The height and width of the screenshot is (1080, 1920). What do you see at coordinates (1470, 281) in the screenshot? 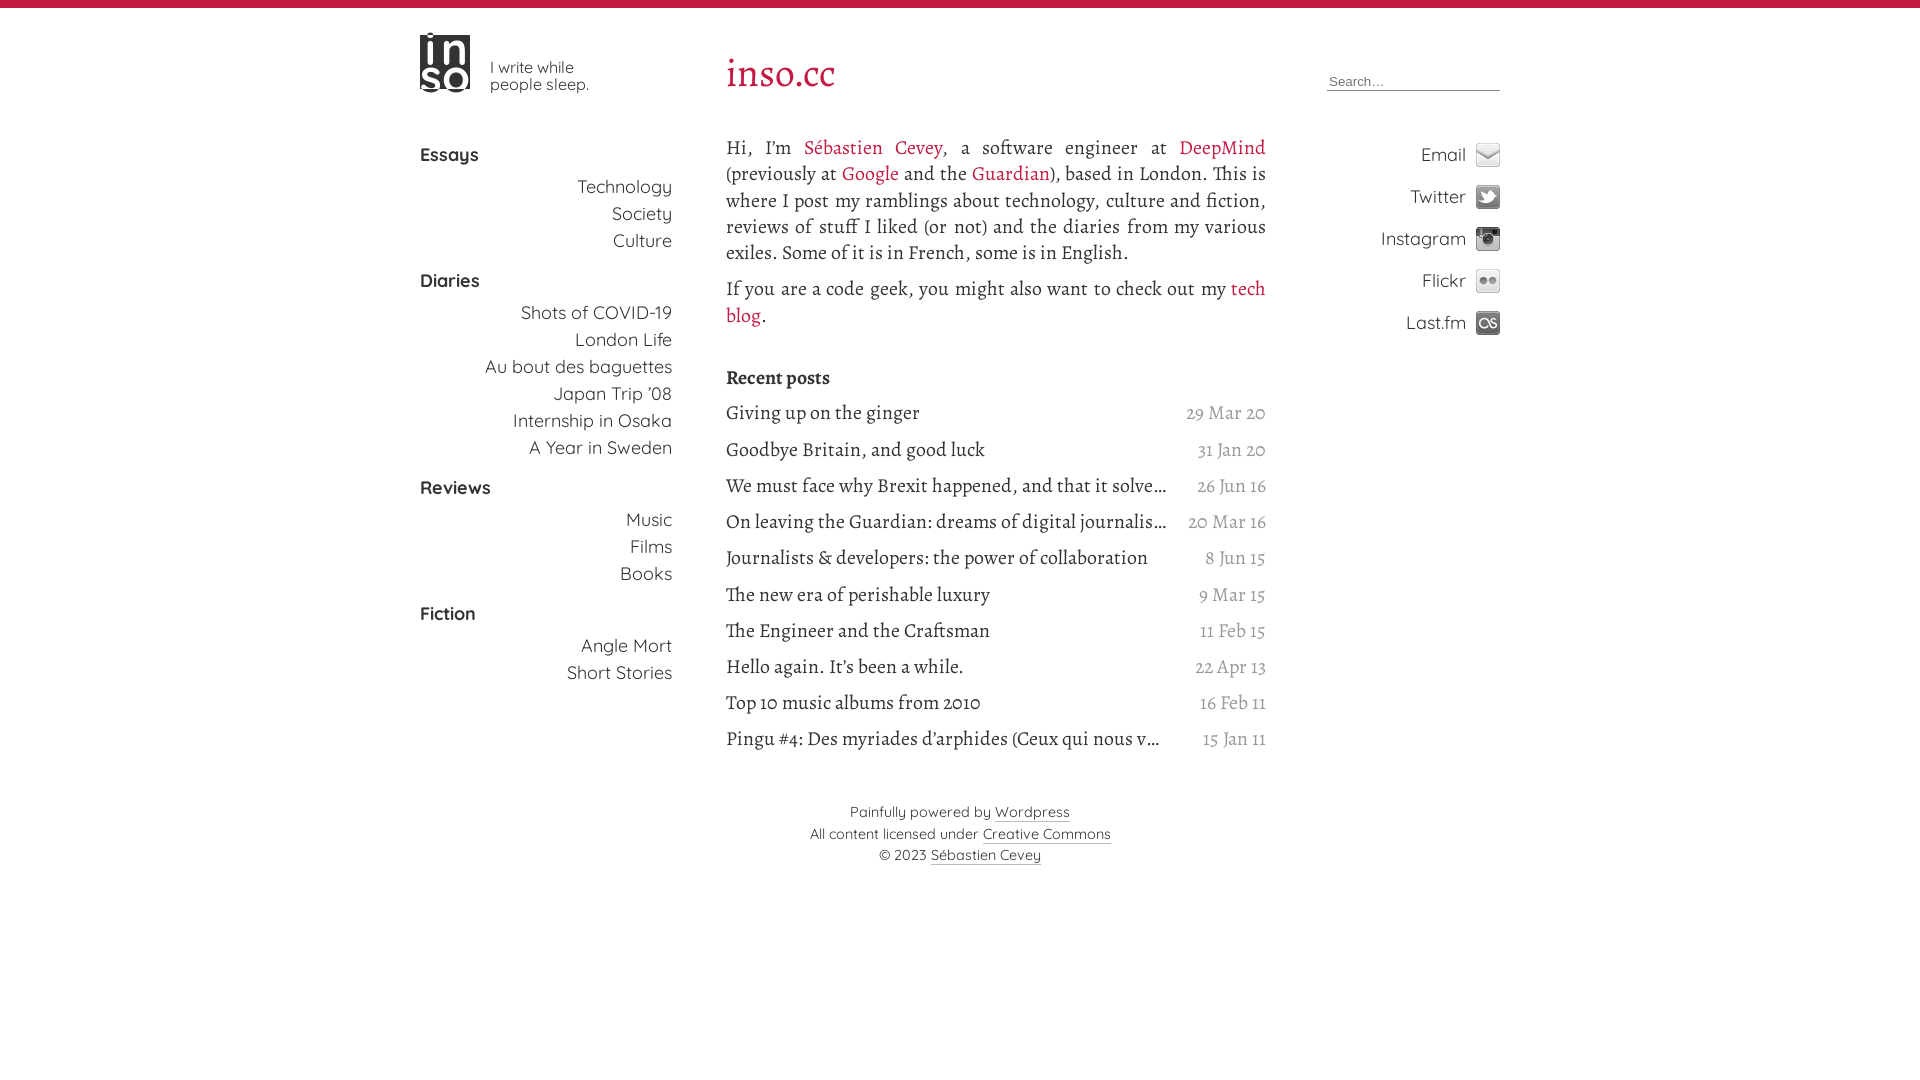
I see `'Flickr'` at bounding box center [1470, 281].